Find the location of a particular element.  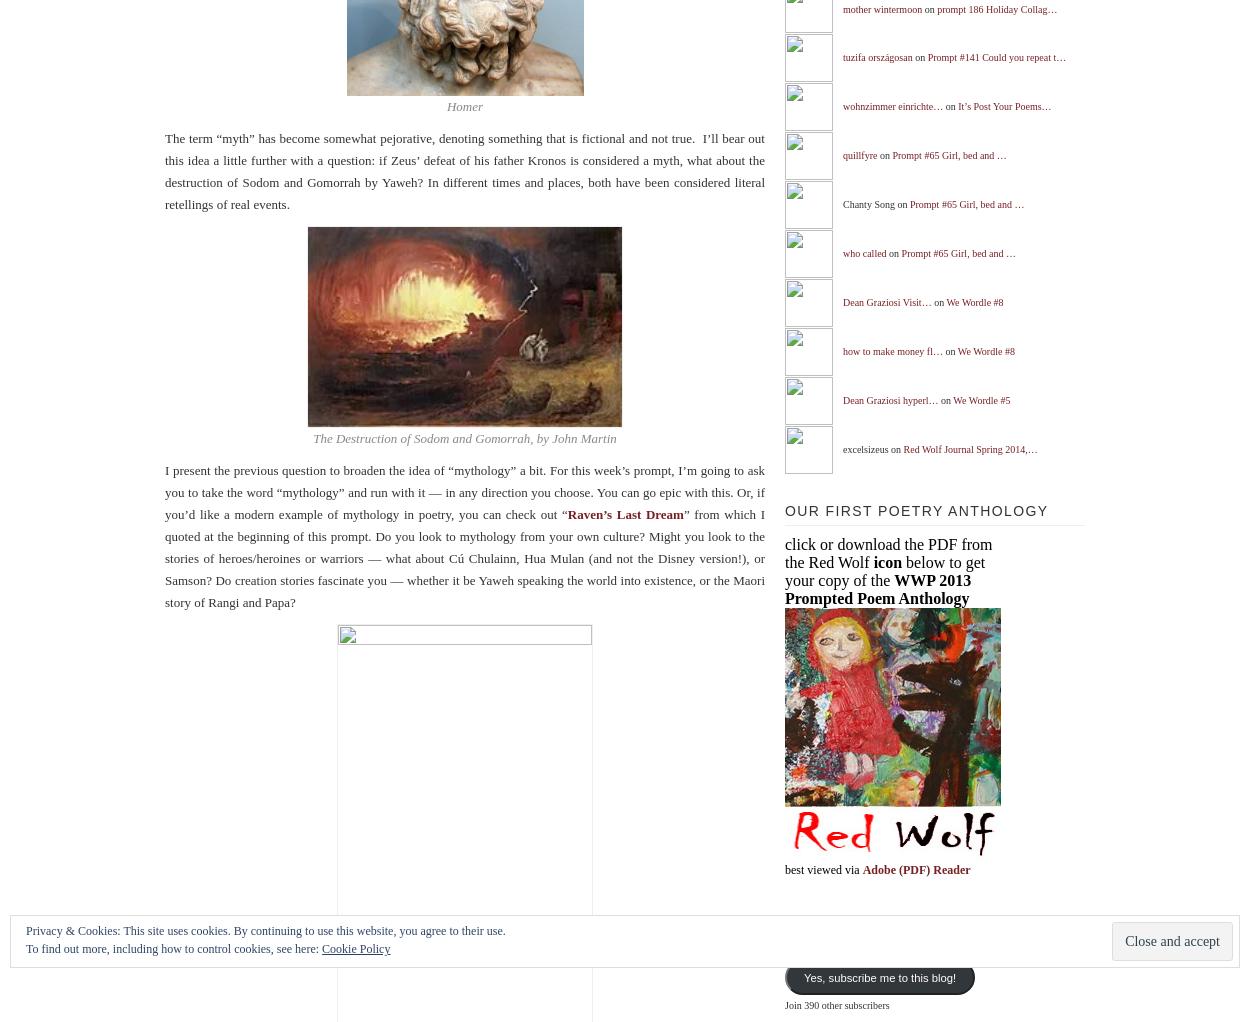

'quillfyre' is located at coordinates (858, 153).